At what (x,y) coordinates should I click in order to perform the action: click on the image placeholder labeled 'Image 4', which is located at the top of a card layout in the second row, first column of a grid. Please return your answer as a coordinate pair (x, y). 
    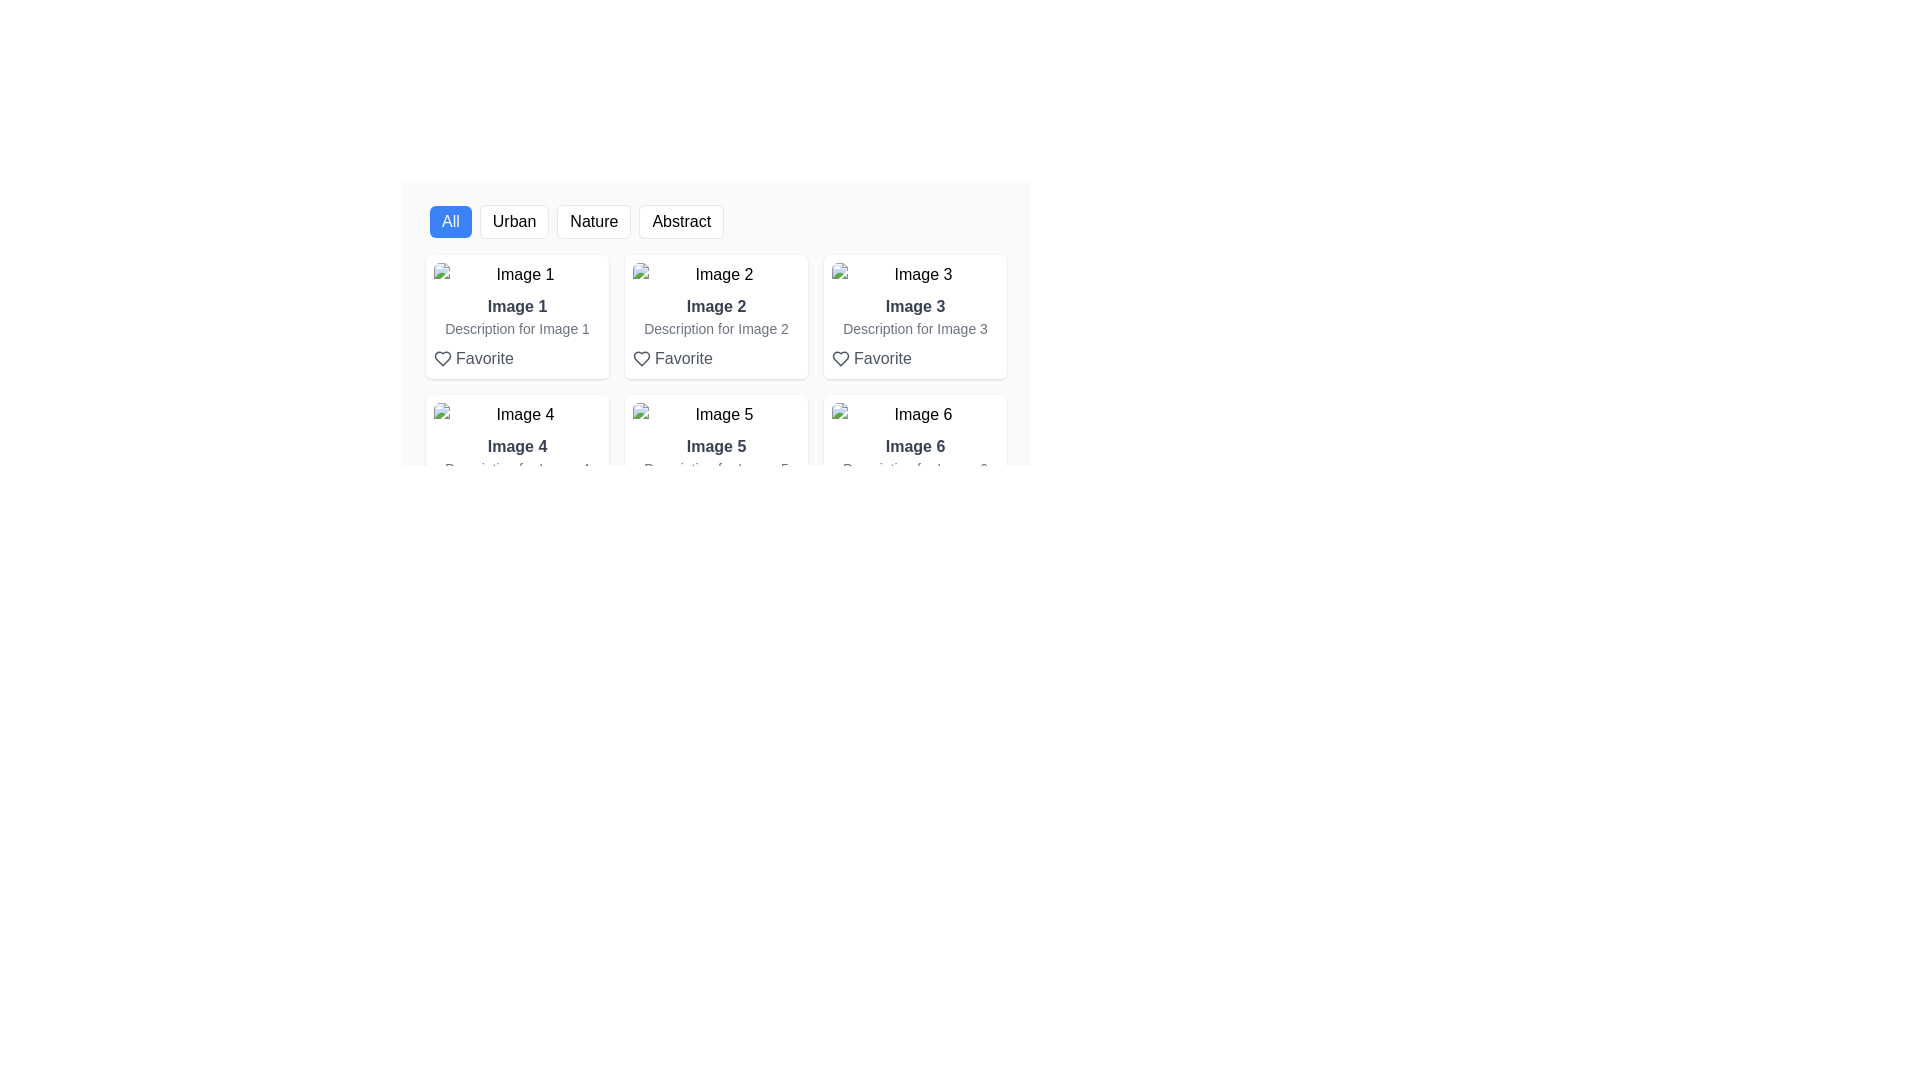
    Looking at the image, I should click on (517, 414).